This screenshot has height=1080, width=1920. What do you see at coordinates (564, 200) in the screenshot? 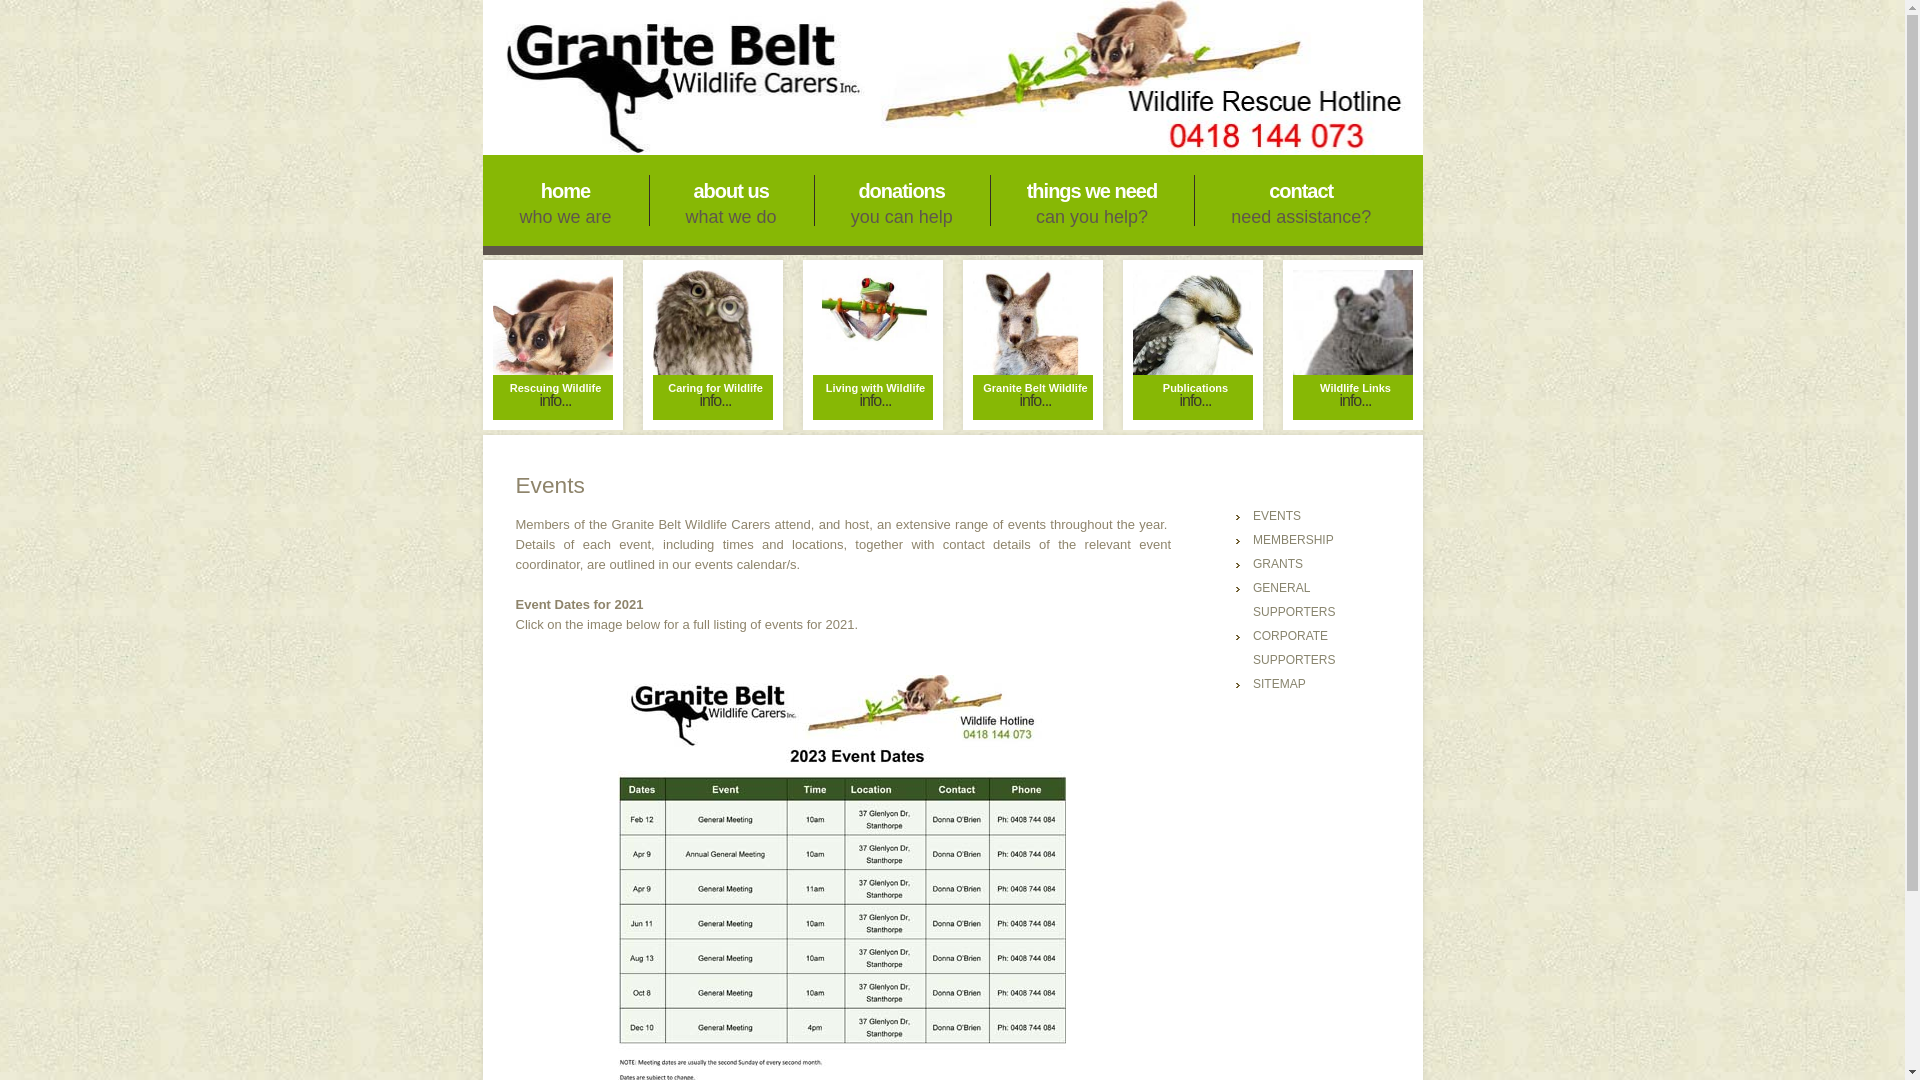
I see `'home` at bounding box center [564, 200].